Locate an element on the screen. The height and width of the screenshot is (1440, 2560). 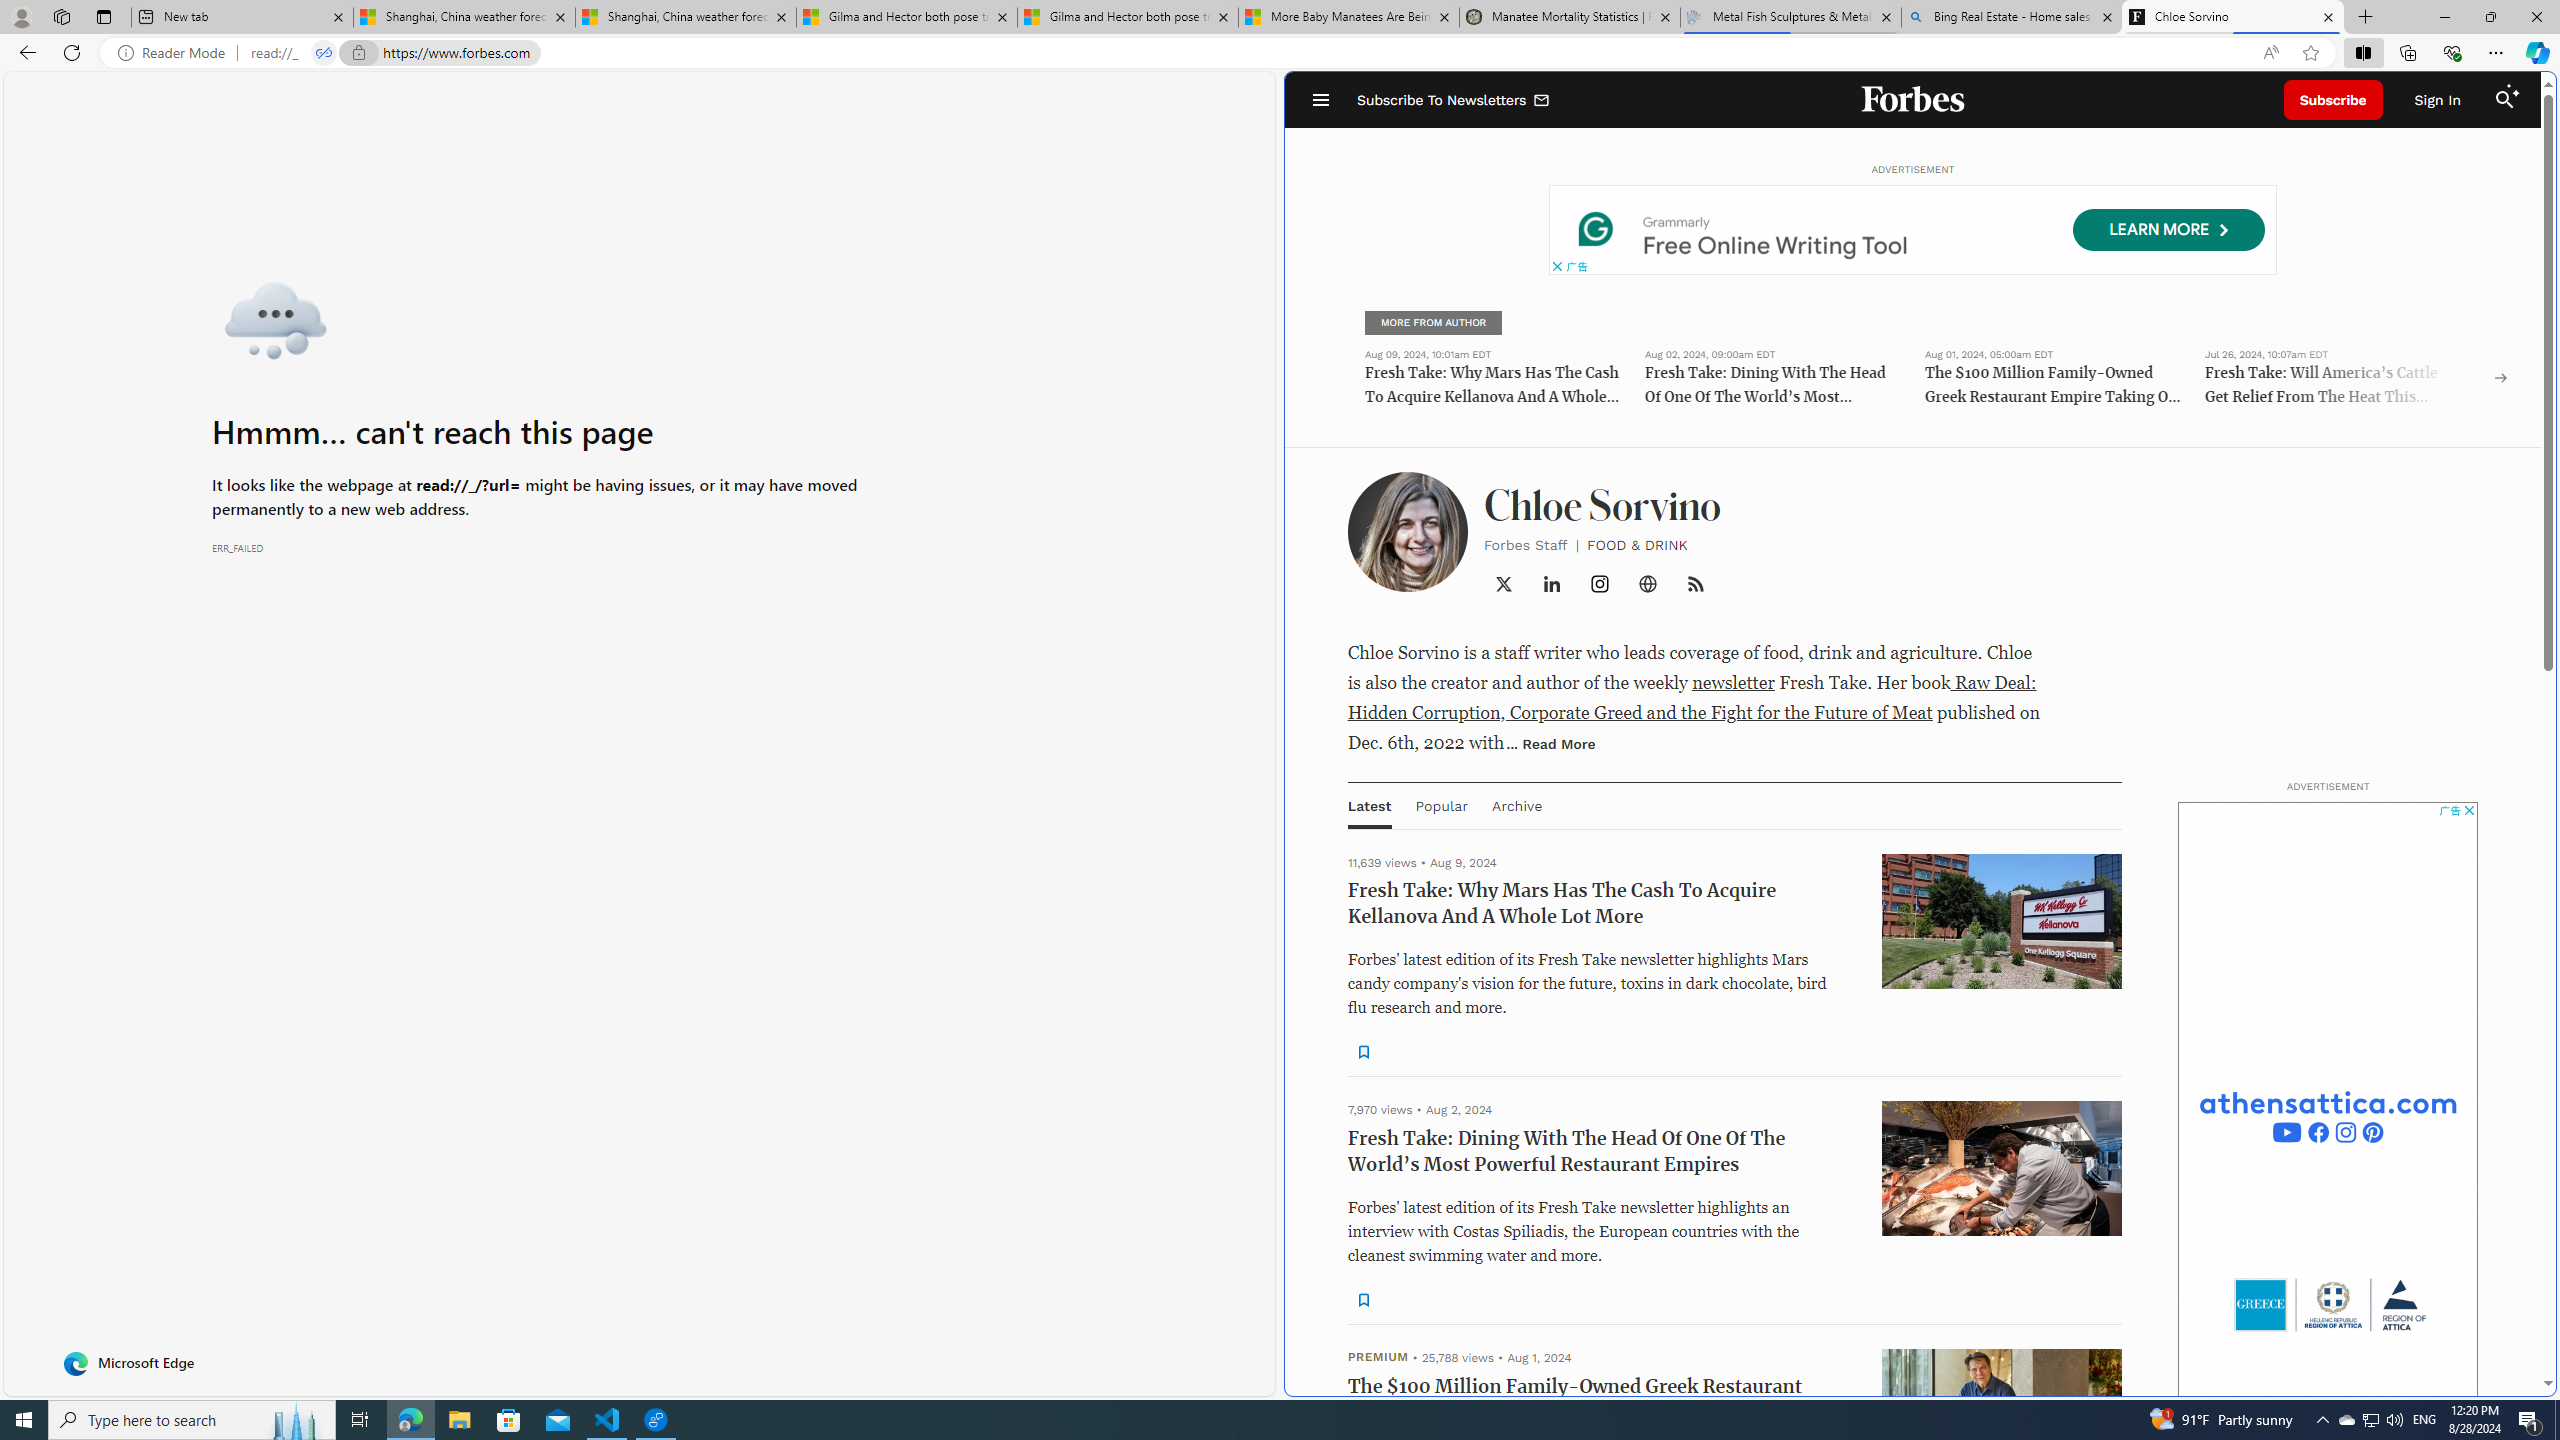
'Latest' is located at coordinates (1369, 804).